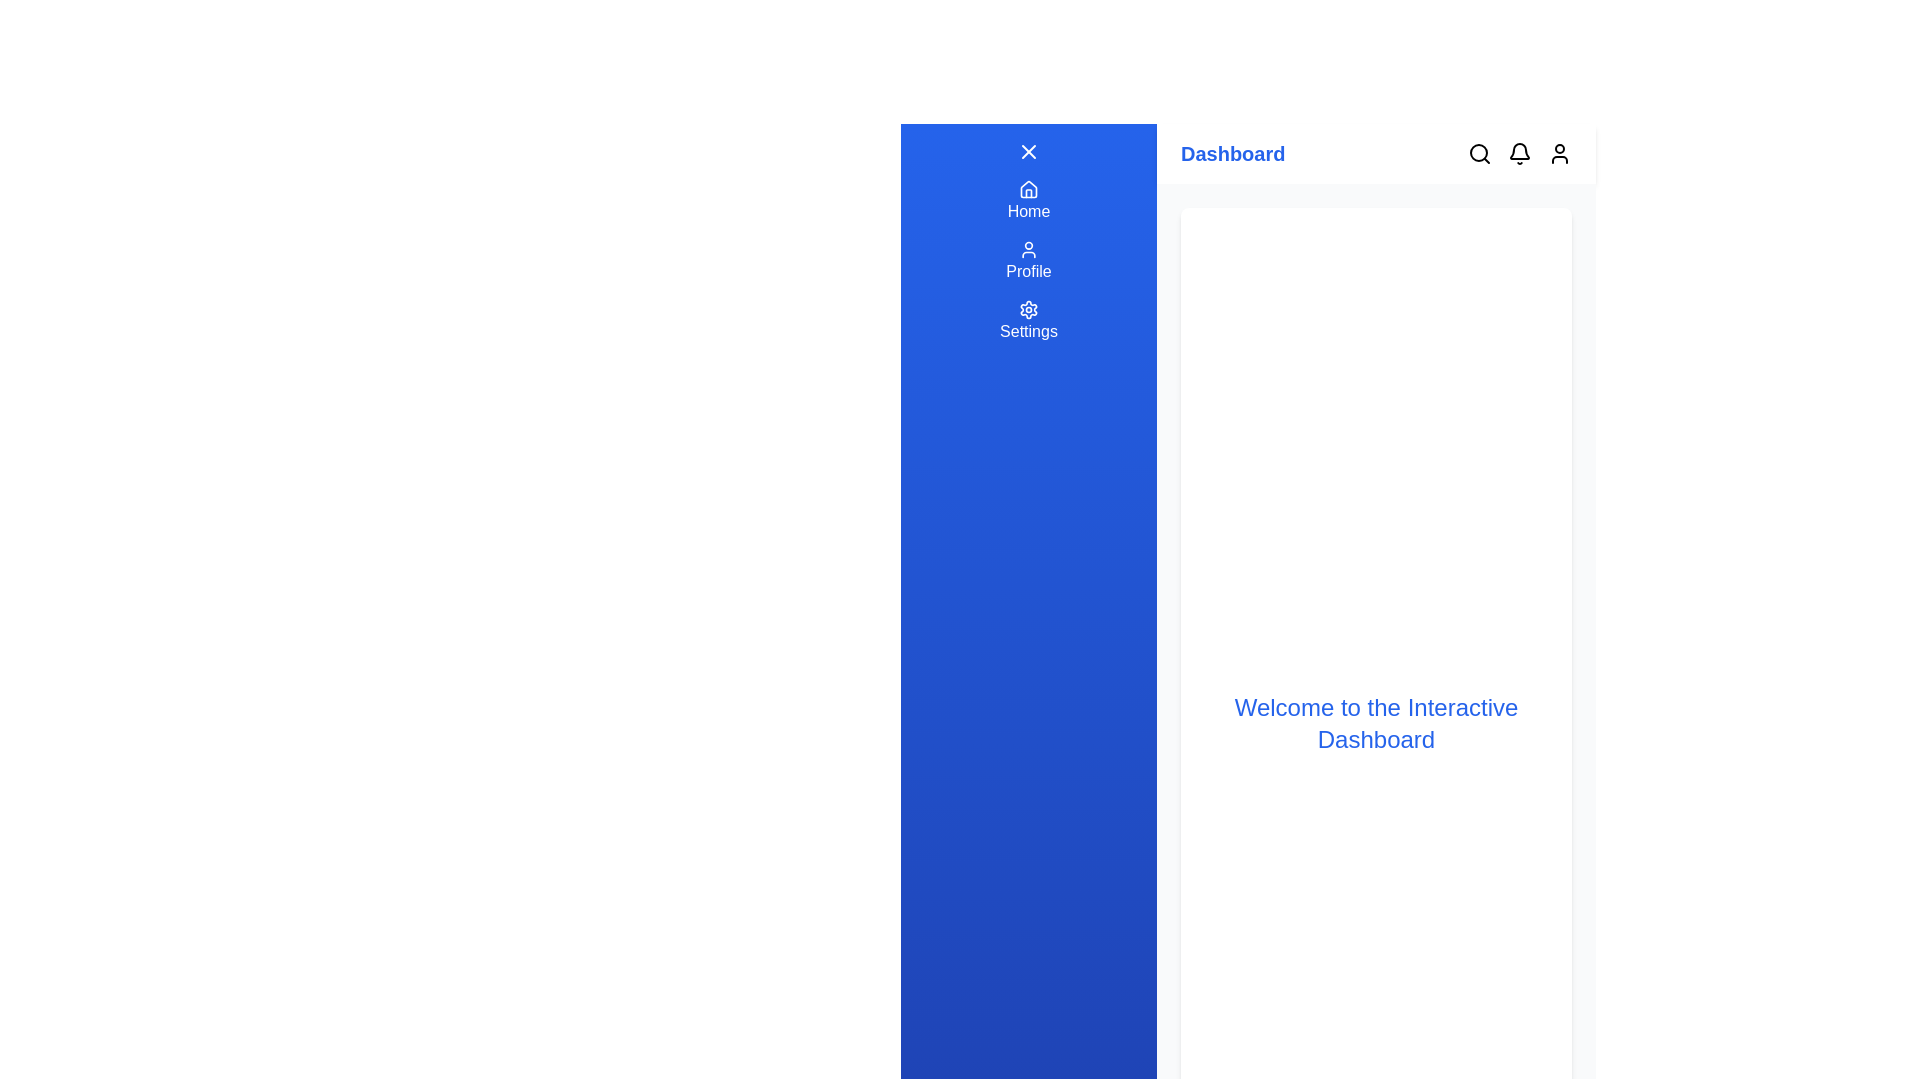 The image size is (1920, 1080). What do you see at coordinates (1520, 153) in the screenshot?
I see `the bell-shaped notification icon` at bounding box center [1520, 153].